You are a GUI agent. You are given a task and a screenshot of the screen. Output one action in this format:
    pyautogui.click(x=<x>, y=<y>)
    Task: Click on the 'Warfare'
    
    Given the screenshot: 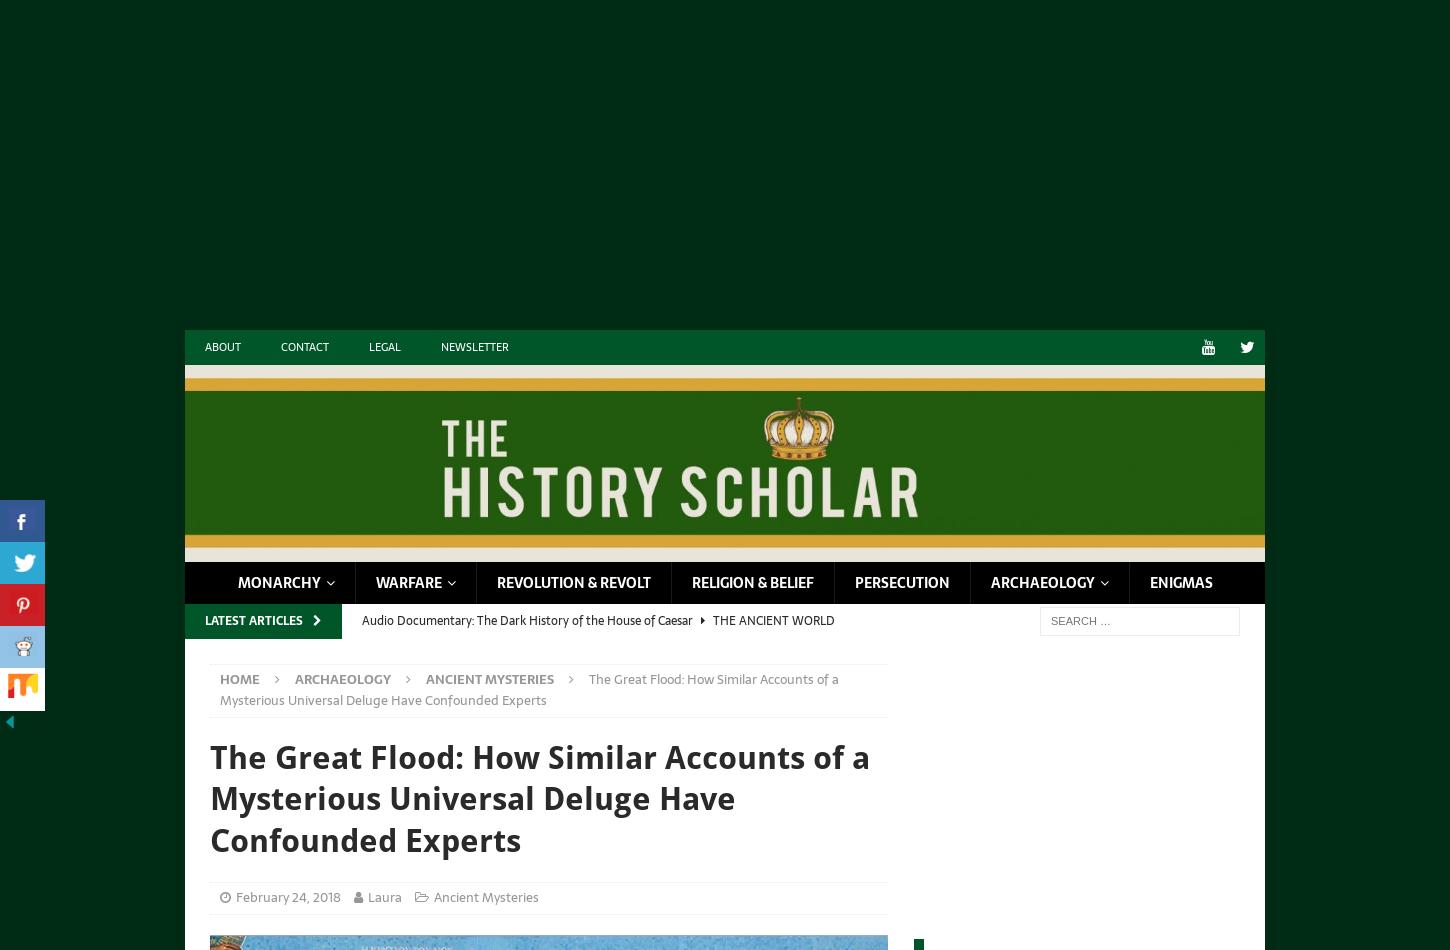 What is the action you would take?
    pyautogui.click(x=407, y=581)
    